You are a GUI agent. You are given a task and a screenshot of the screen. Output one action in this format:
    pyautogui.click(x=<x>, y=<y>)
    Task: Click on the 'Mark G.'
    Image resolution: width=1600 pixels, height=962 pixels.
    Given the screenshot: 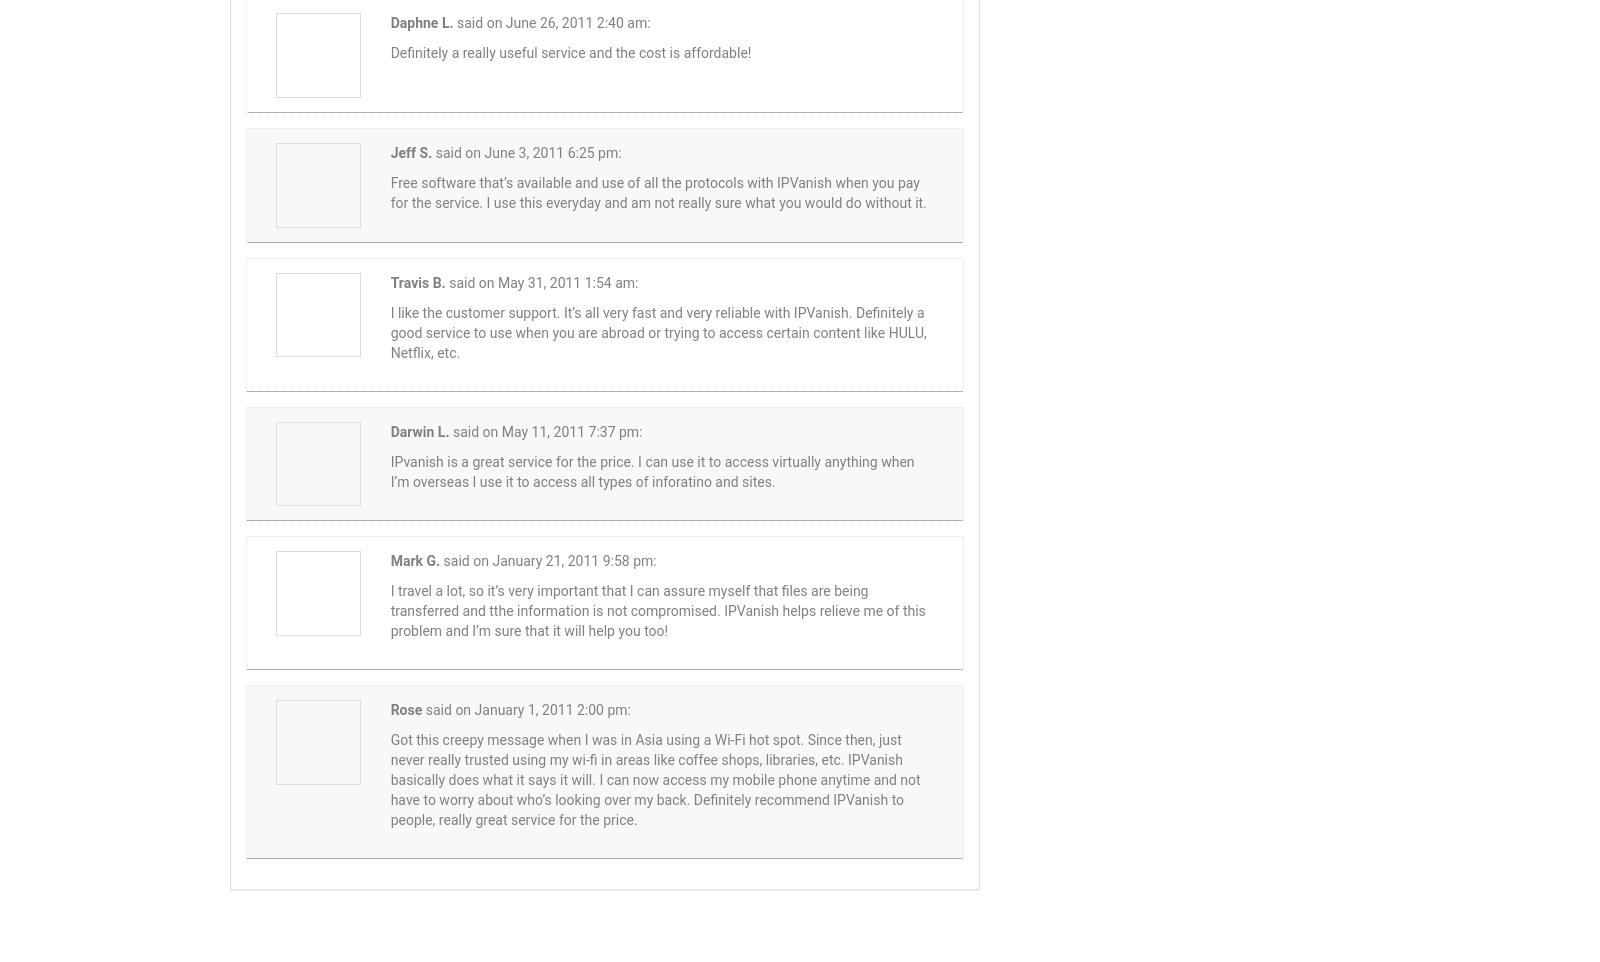 What is the action you would take?
    pyautogui.click(x=414, y=561)
    